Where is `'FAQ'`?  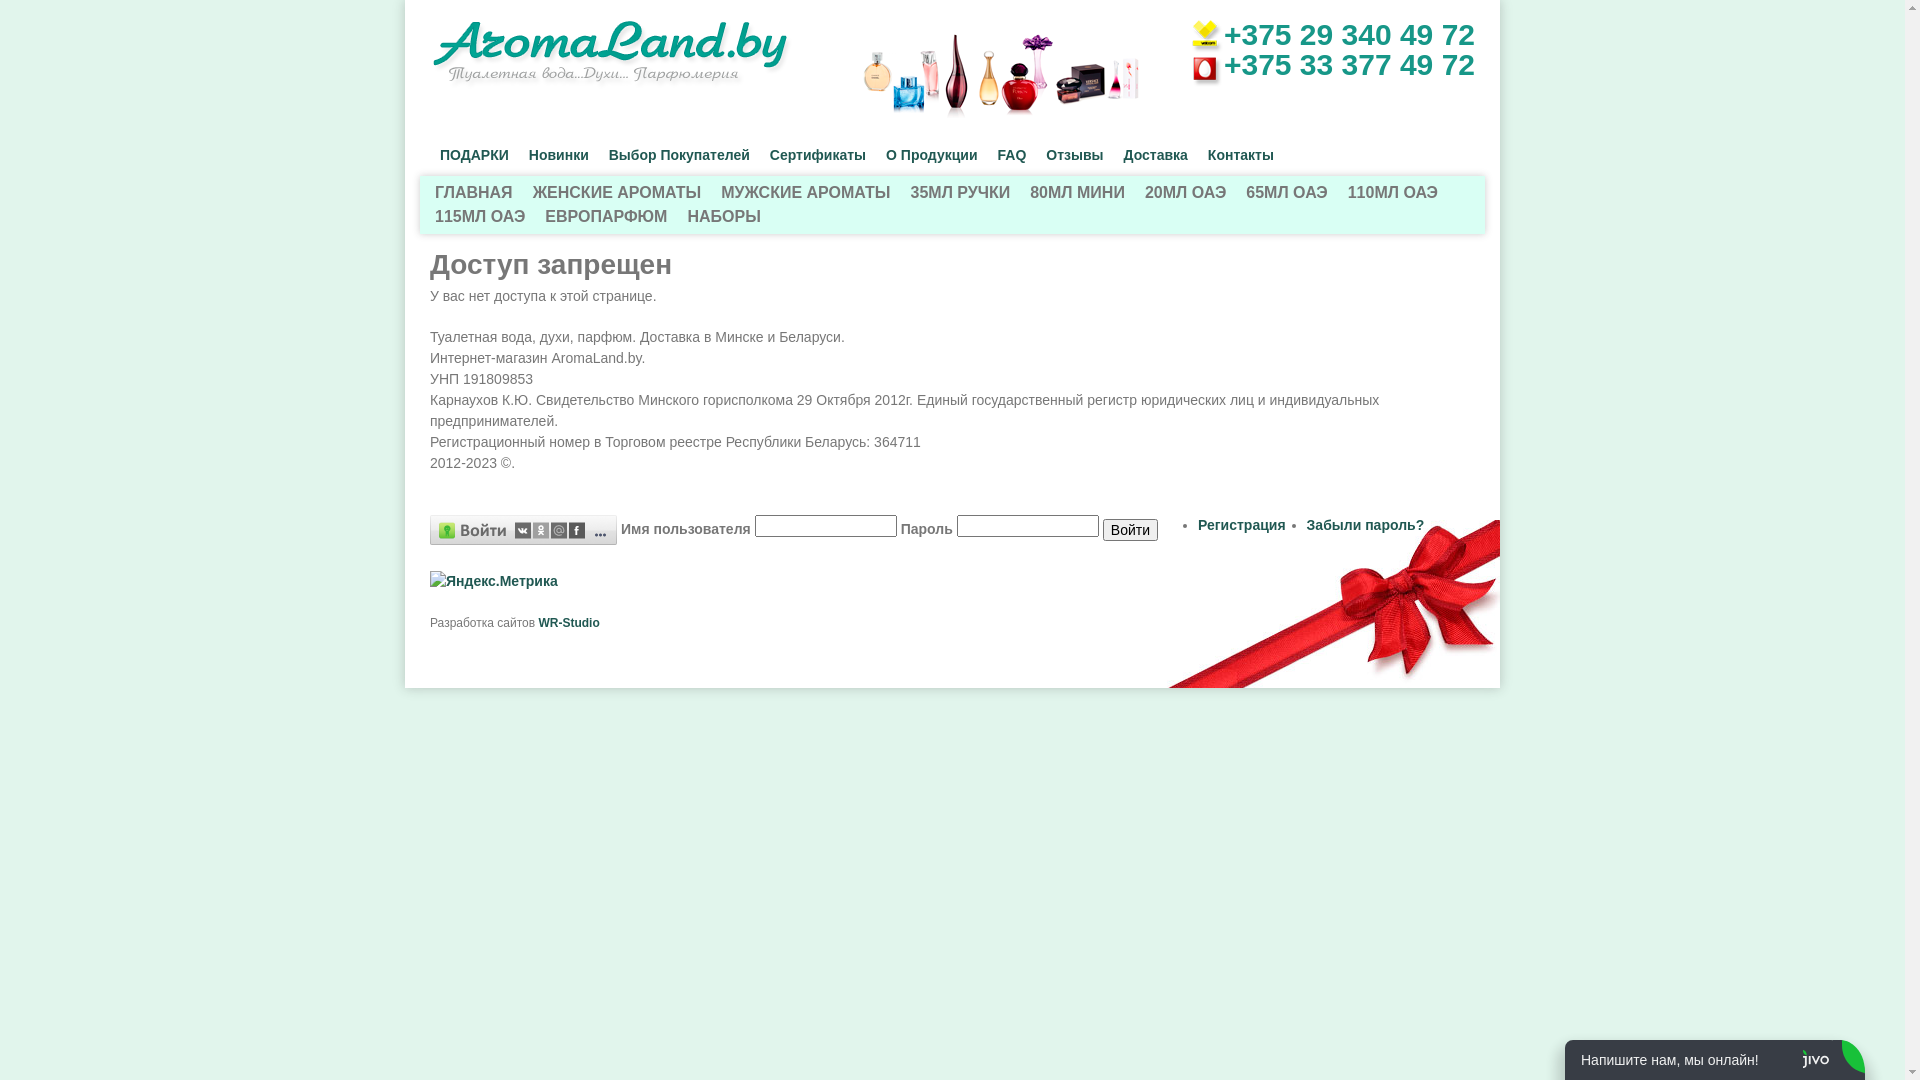 'FAQ' is located at coordinates (1012, 154).